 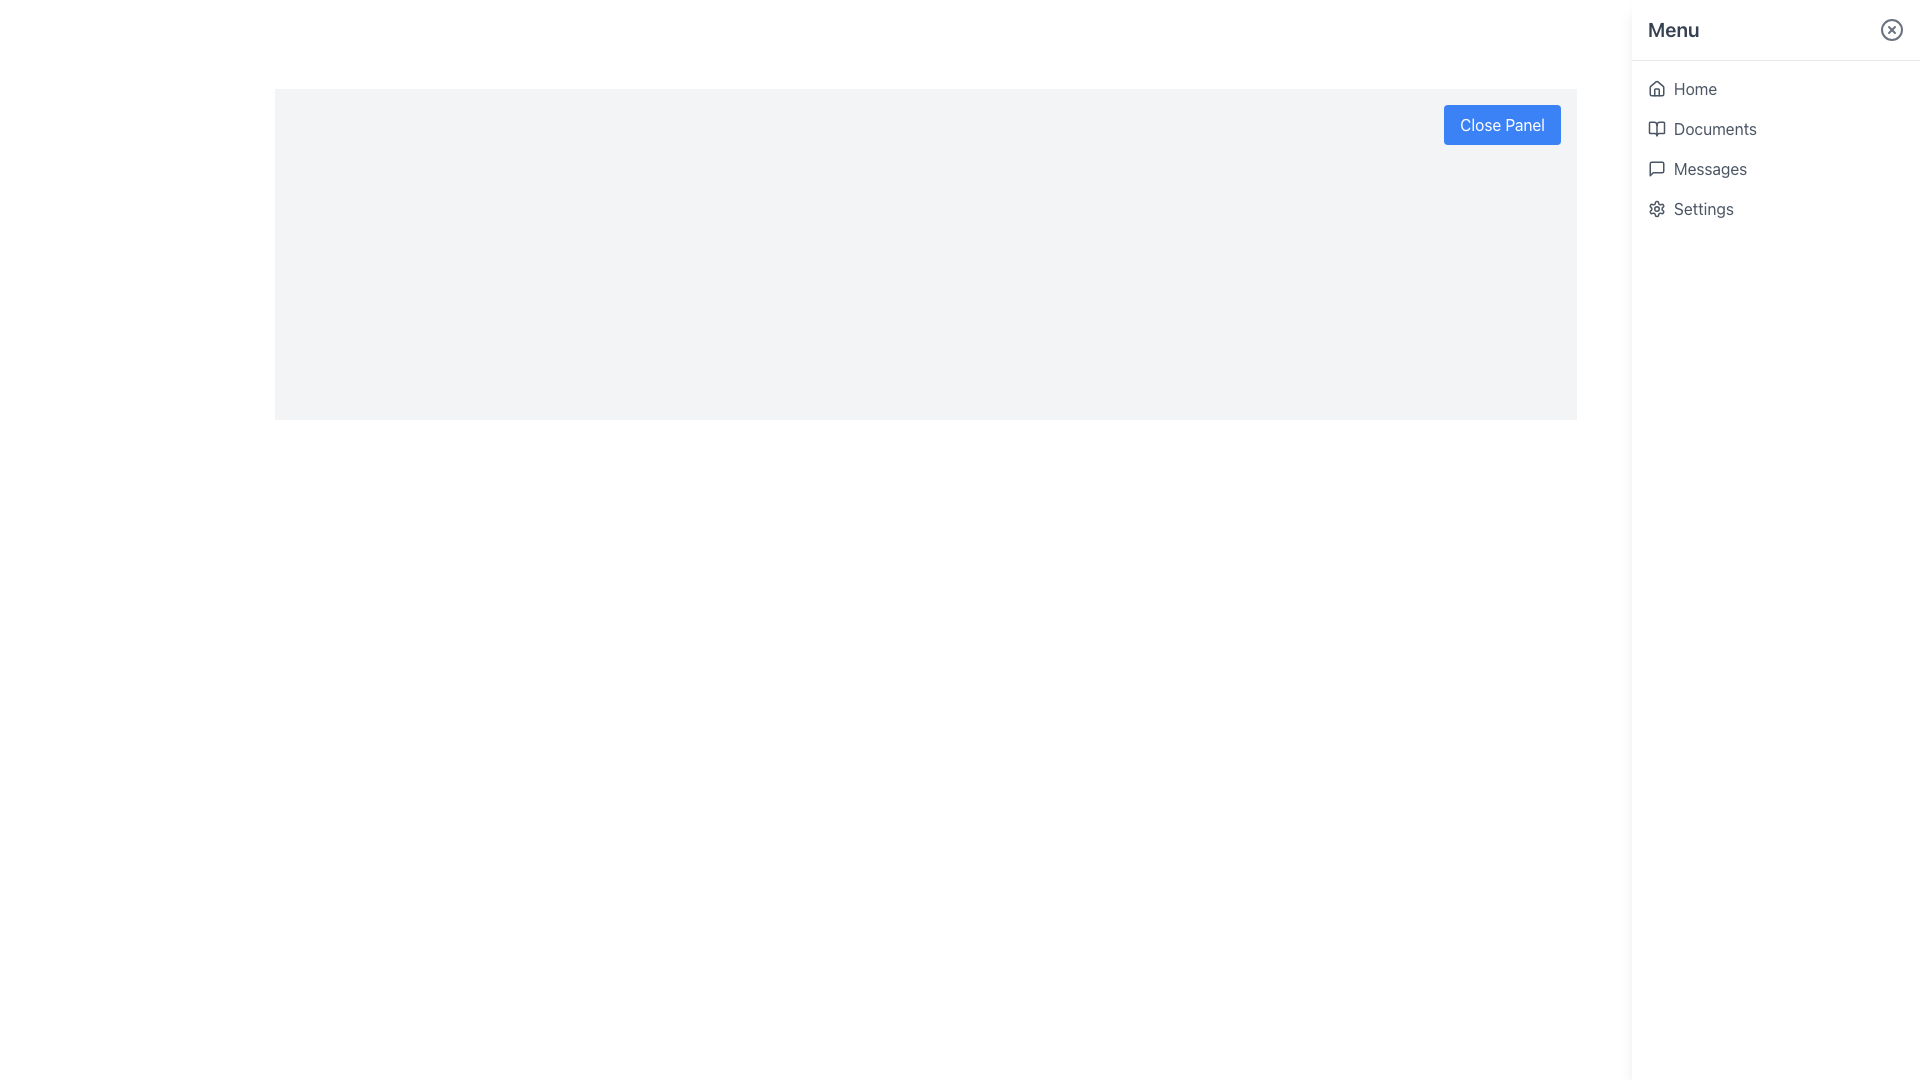 I want to click on the fourth menu item button located between the 'Messages' item and the next item, so click(x=1776, y=208).